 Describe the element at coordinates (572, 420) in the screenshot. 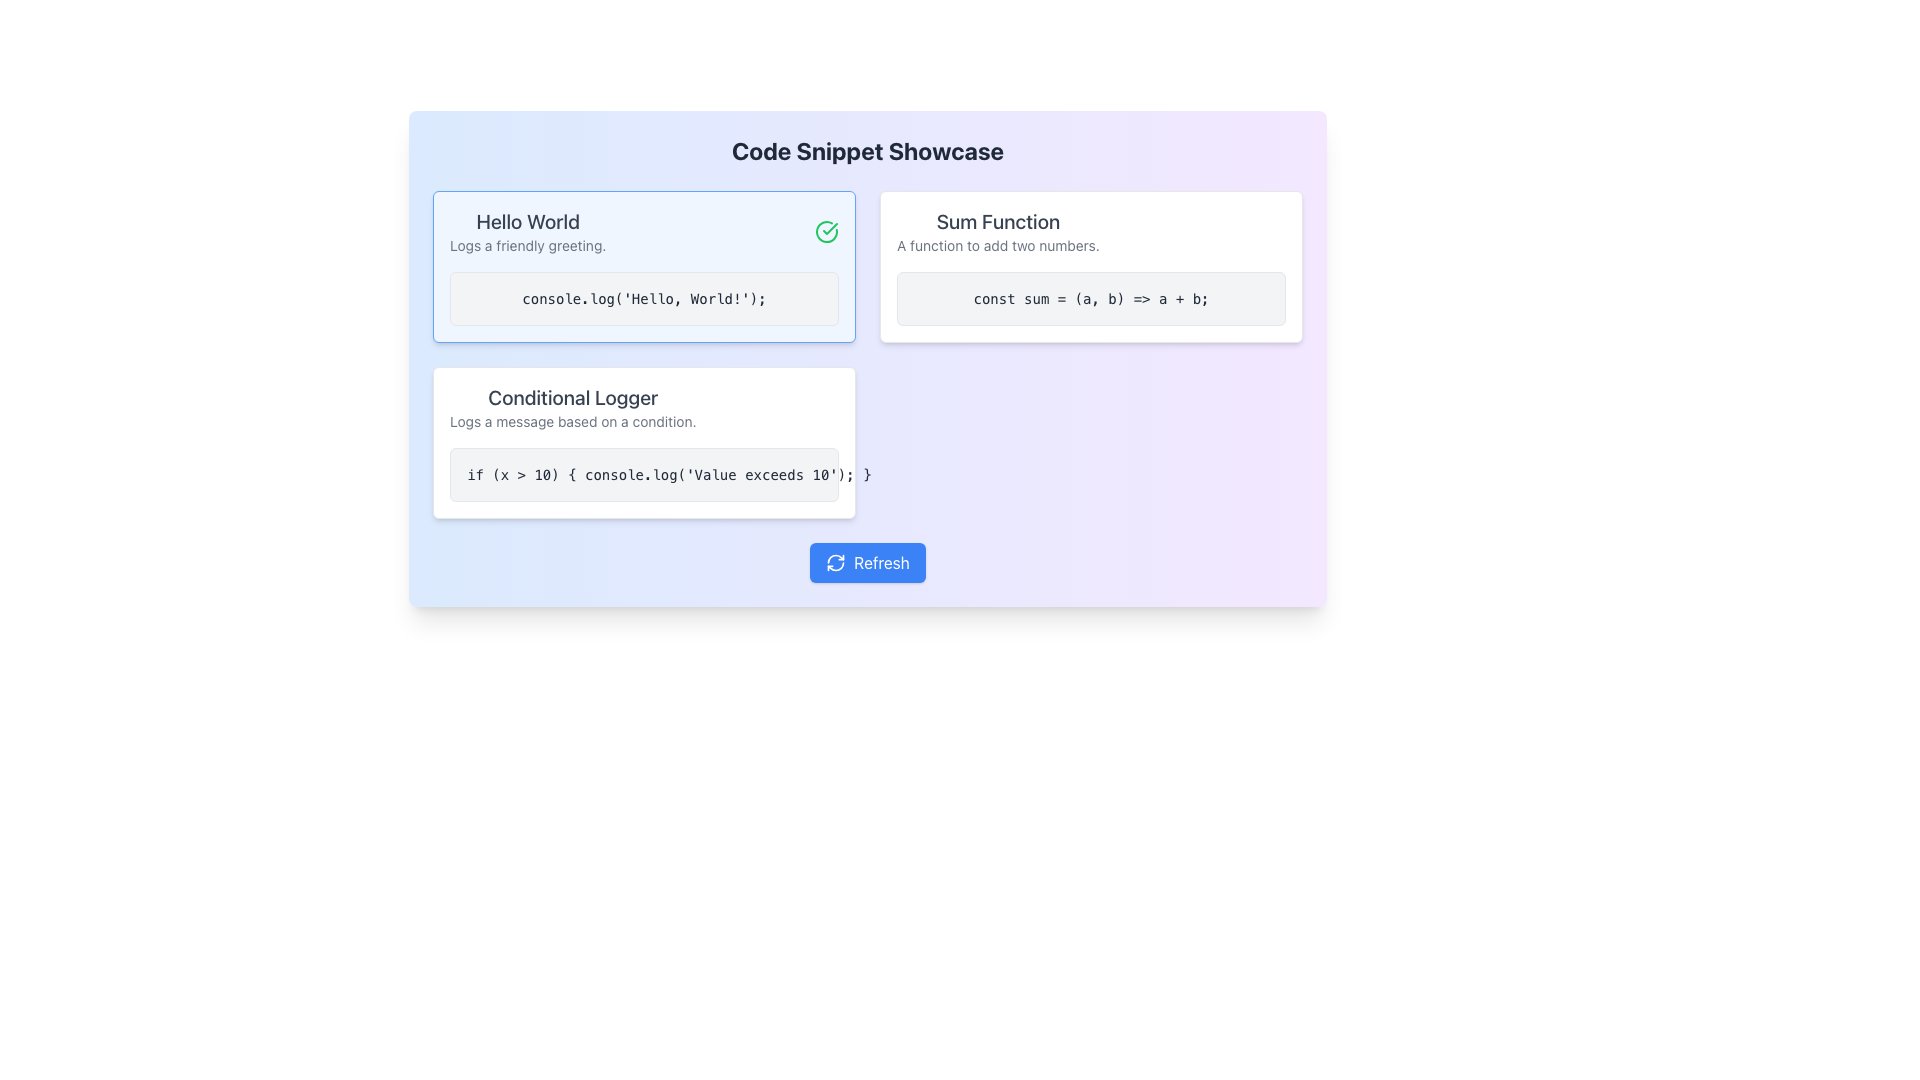

I see `the text element that provides a brief description of the functionality of the 'Conditional Logger' card, located in the lower section of the card beneath its title` at that location.